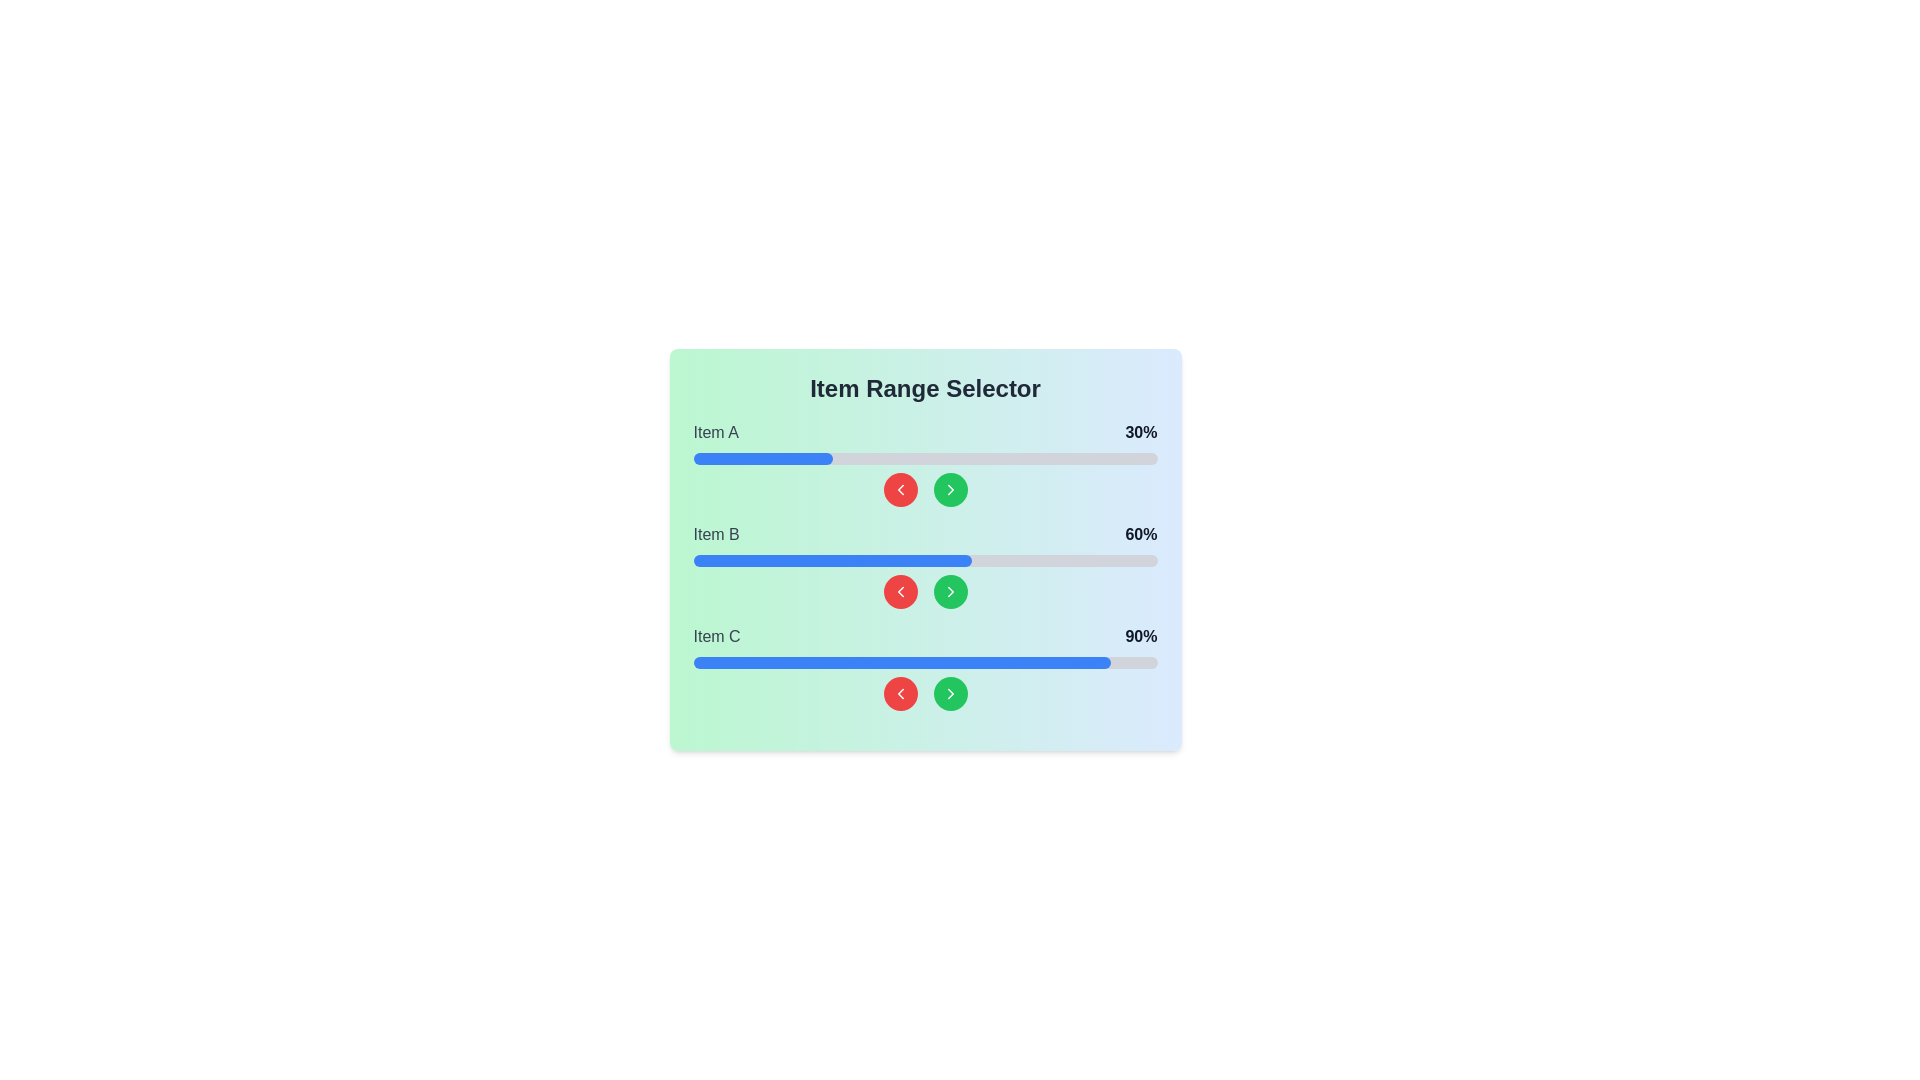 This screenshot has width=1920, height=1080. What do you see at coordinates (924, 590) in the screenshot?
I see `over the circular buttons in the Button group with functional controls located below the progress bar associated with 'Item B'` at bounding box center [924, 590].